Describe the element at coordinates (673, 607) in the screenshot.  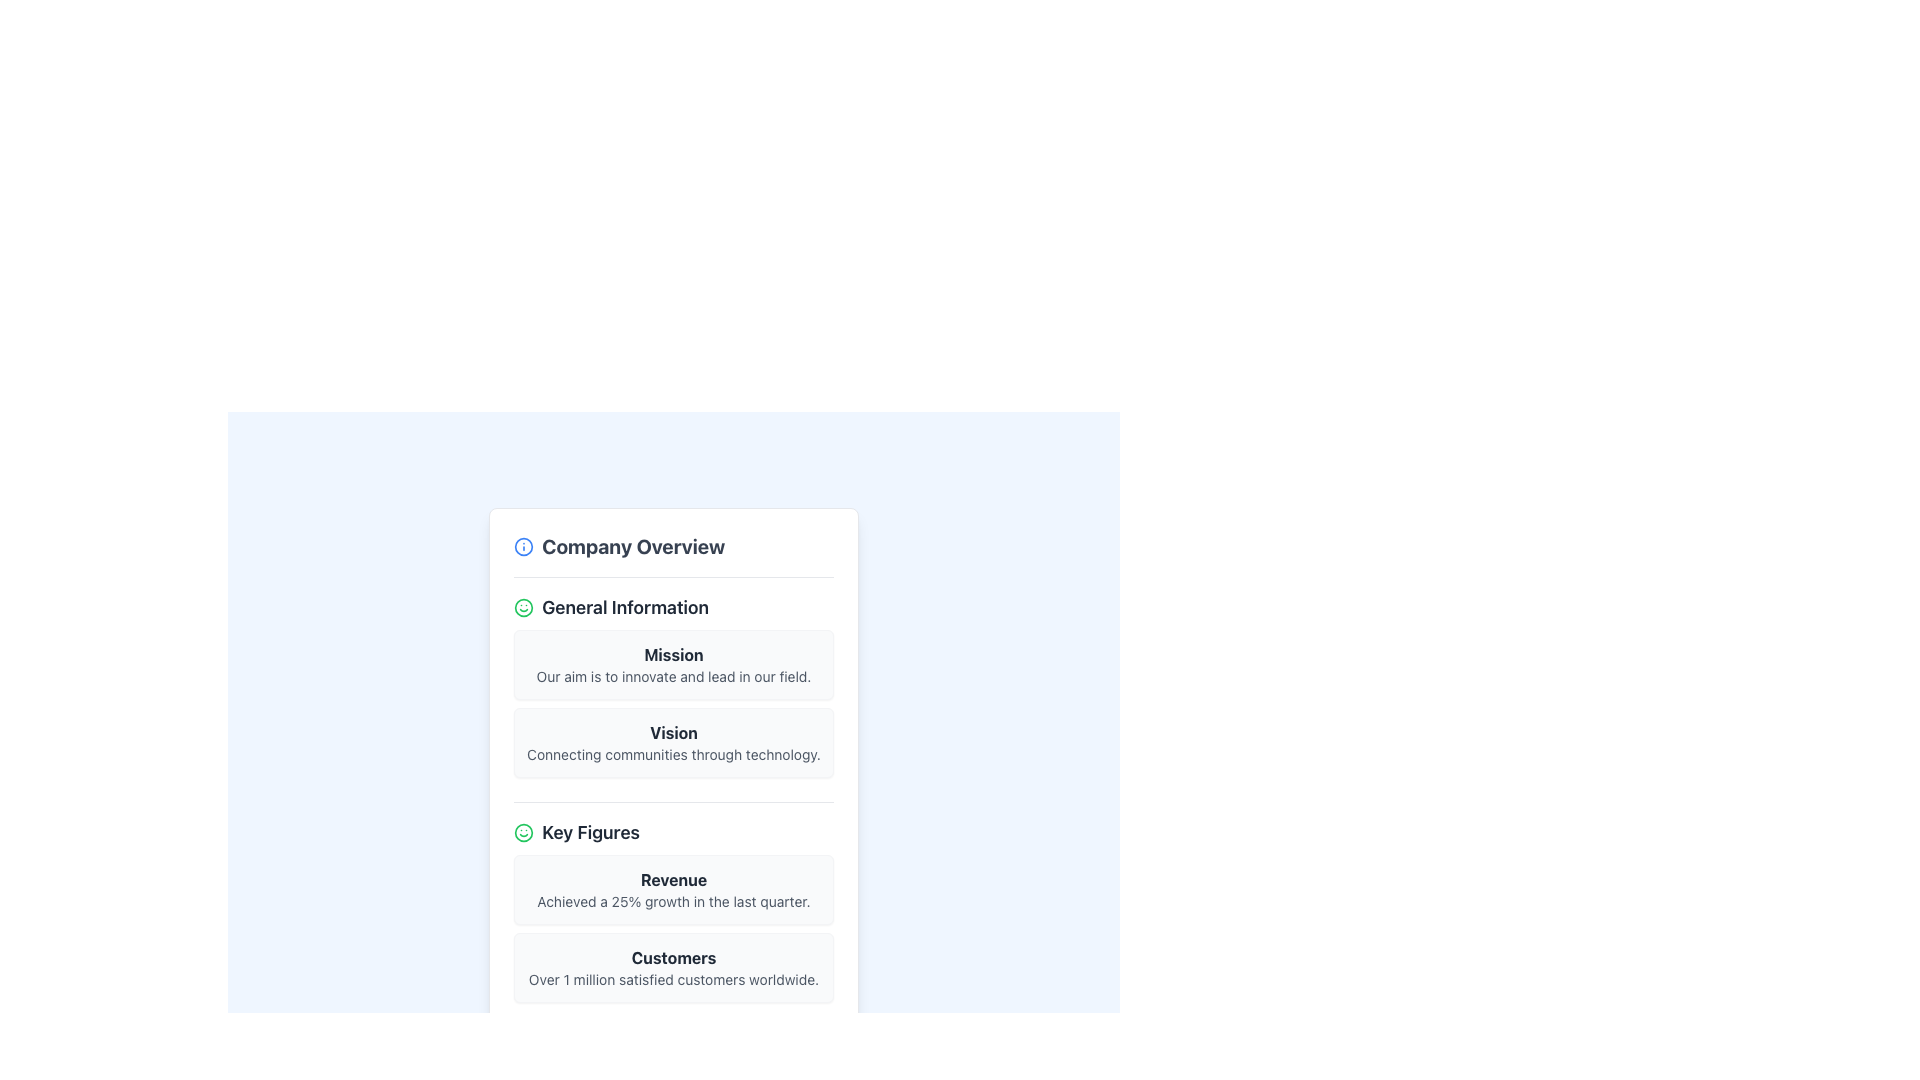
I see `the Text Label that introduces the section containing general information descriptions, positioned below 'Company Overview' and above 'Mission' and 'Vision'` at that location.